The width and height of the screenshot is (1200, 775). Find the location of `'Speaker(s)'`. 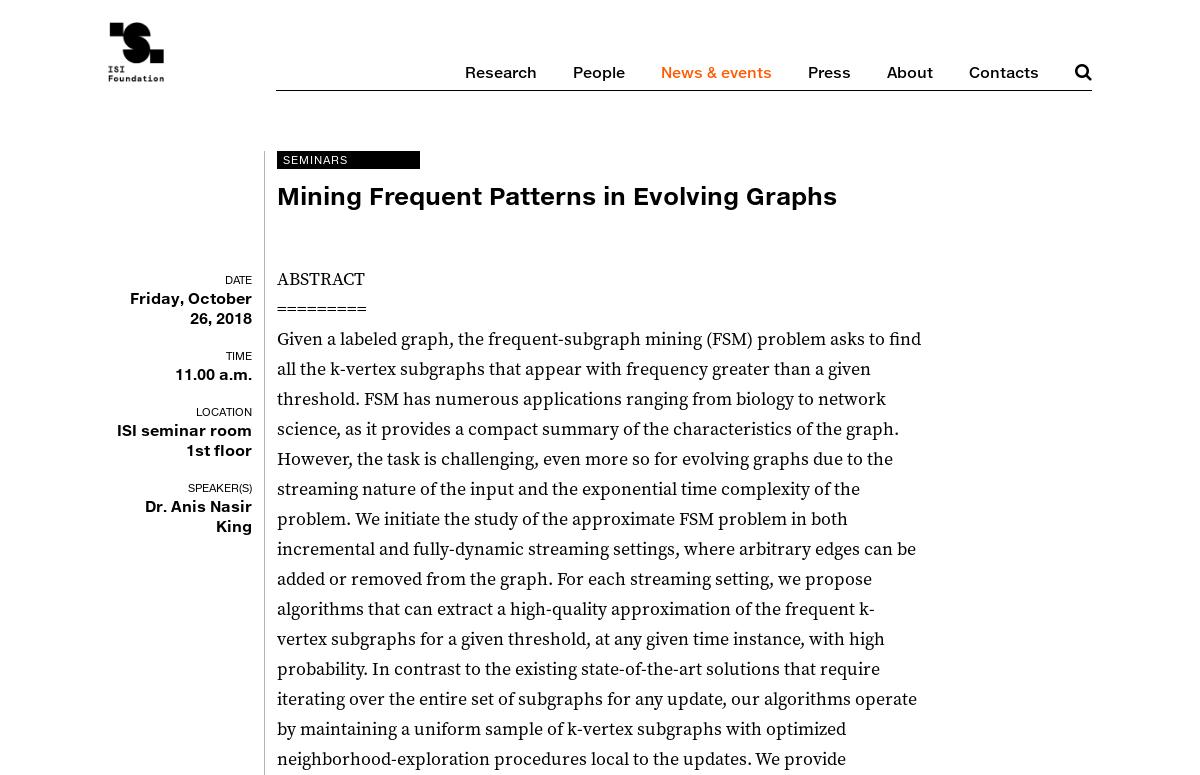

'Speaker(s)' is located at coordinates (218, 486).